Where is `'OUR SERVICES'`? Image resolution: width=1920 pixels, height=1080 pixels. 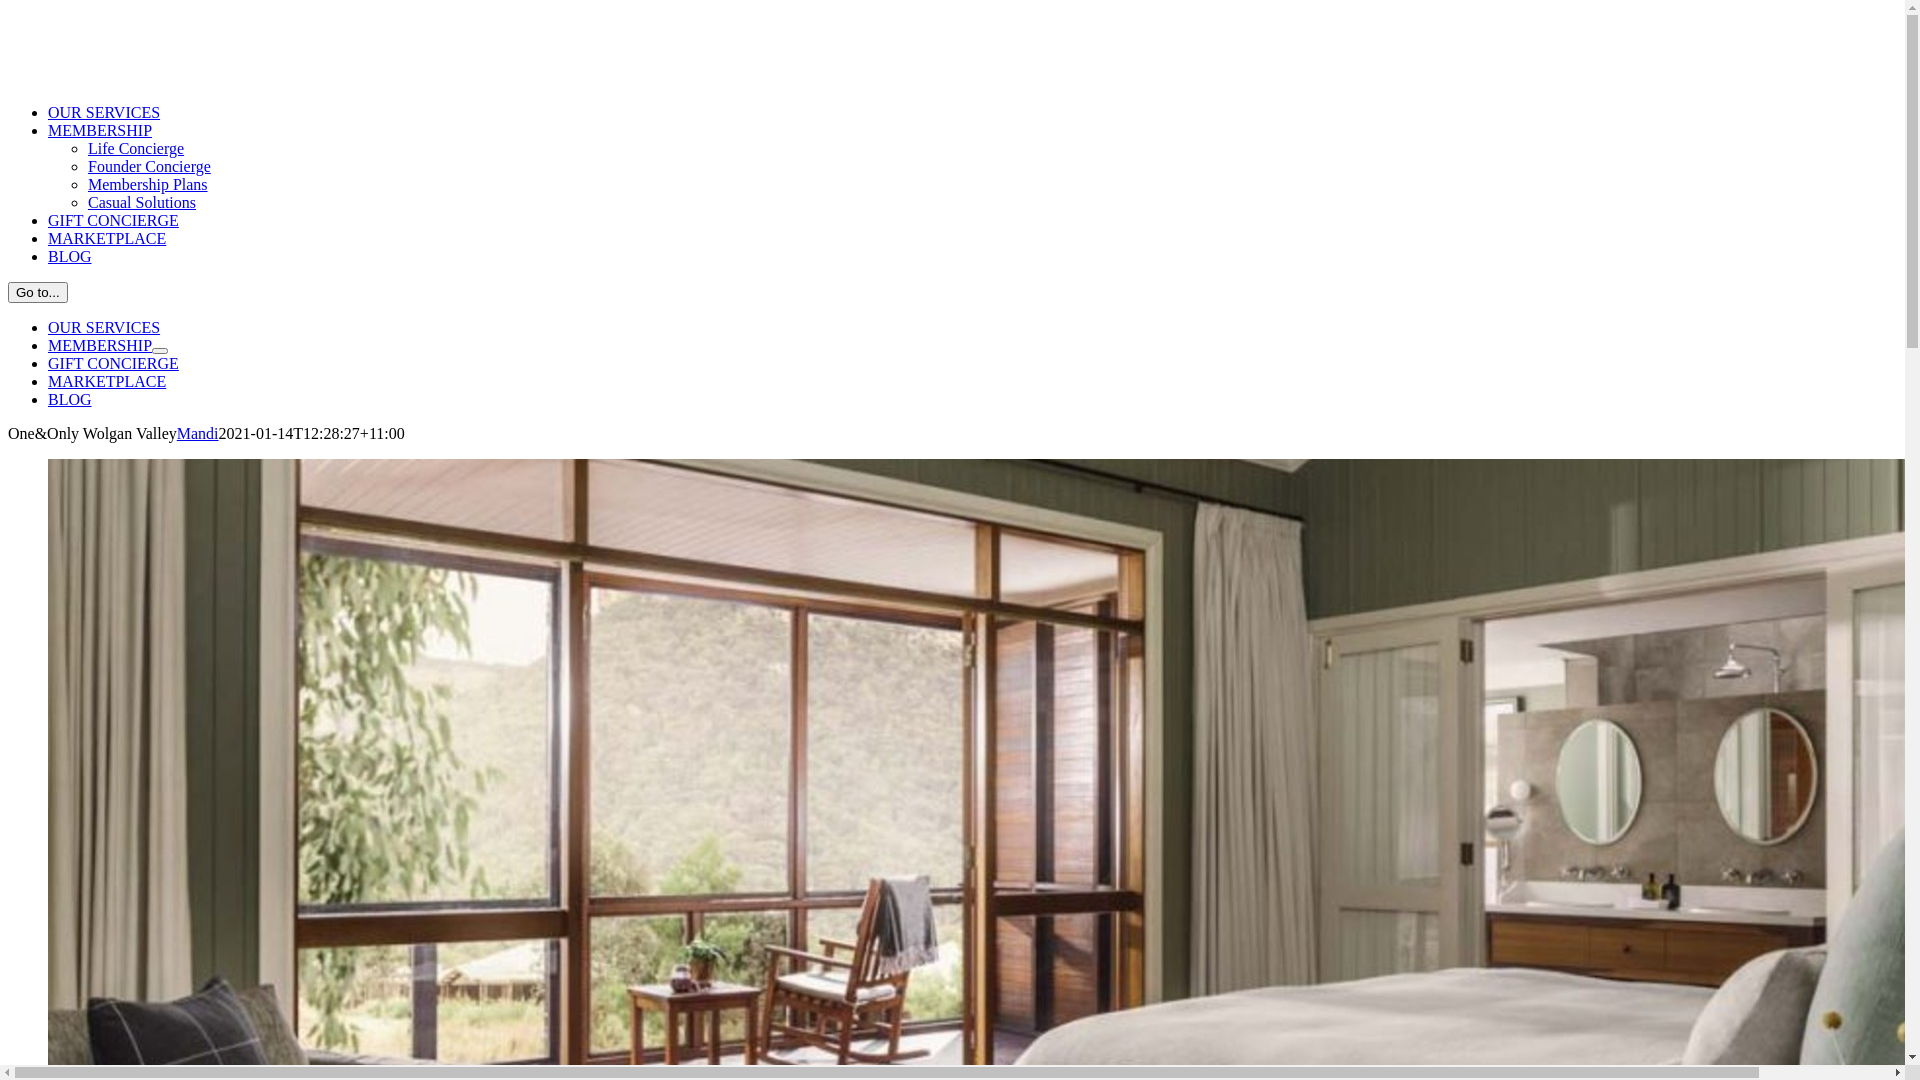 'OUR SERVICES' is located at coordinates (48, 326).